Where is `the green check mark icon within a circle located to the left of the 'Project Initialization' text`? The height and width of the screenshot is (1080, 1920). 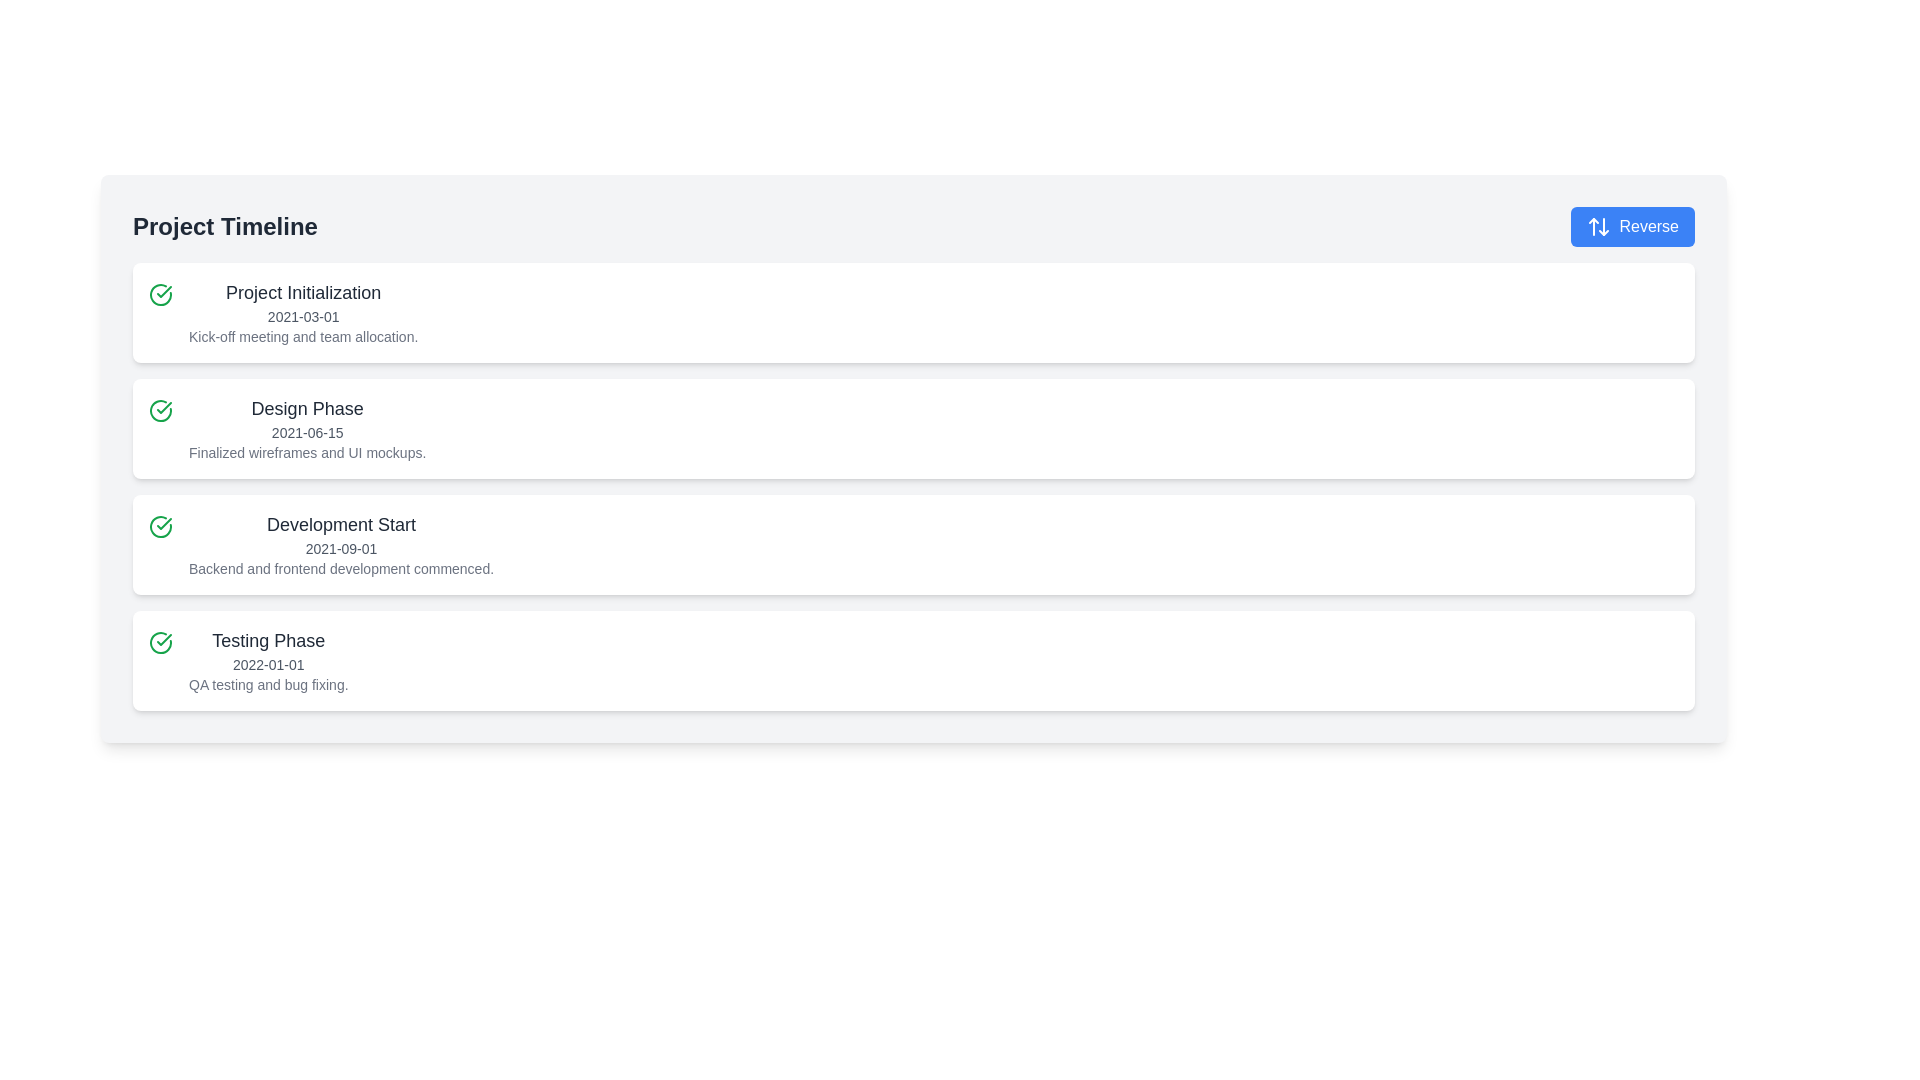
the green check mark icon within a circle located to the left of the 'Project Initialization' text is located at coordinates (161, 294).